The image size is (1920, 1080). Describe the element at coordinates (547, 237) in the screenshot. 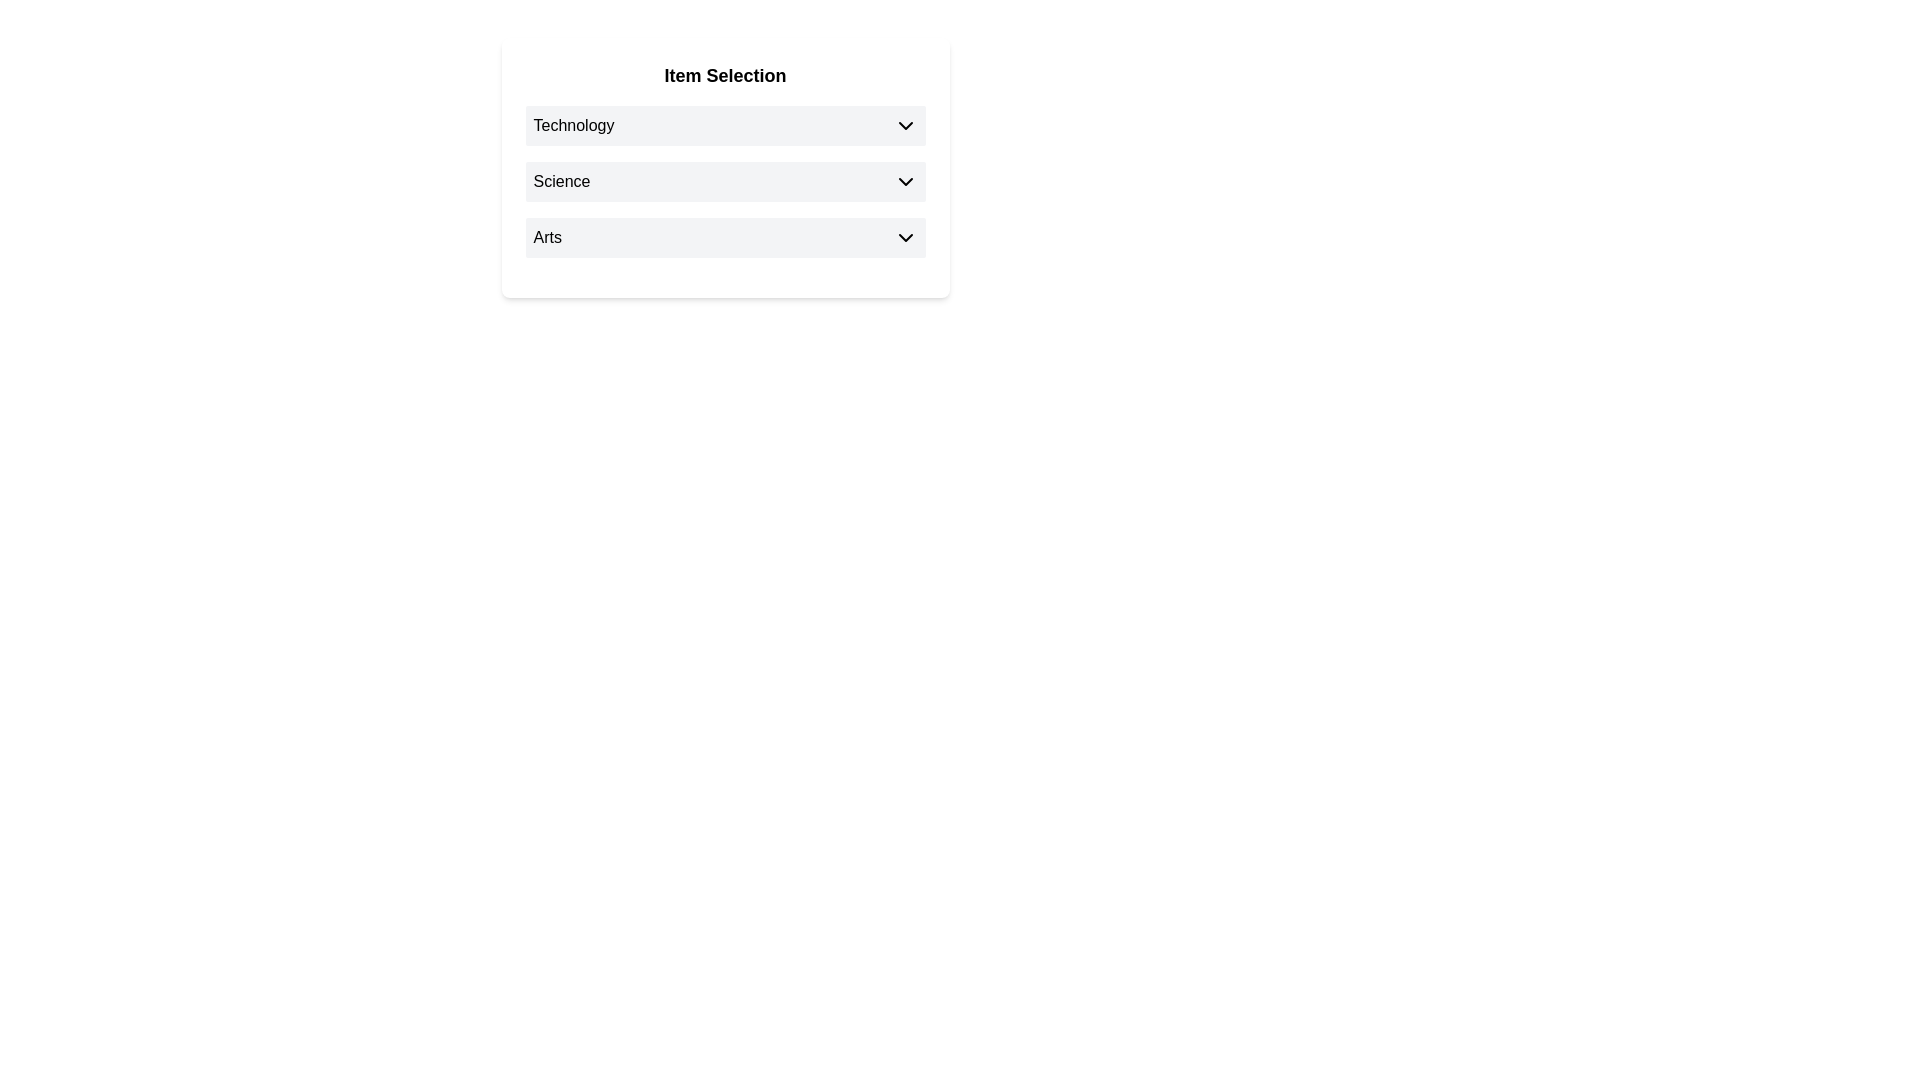

I see `the 'Arts' label in the third row` at that location.